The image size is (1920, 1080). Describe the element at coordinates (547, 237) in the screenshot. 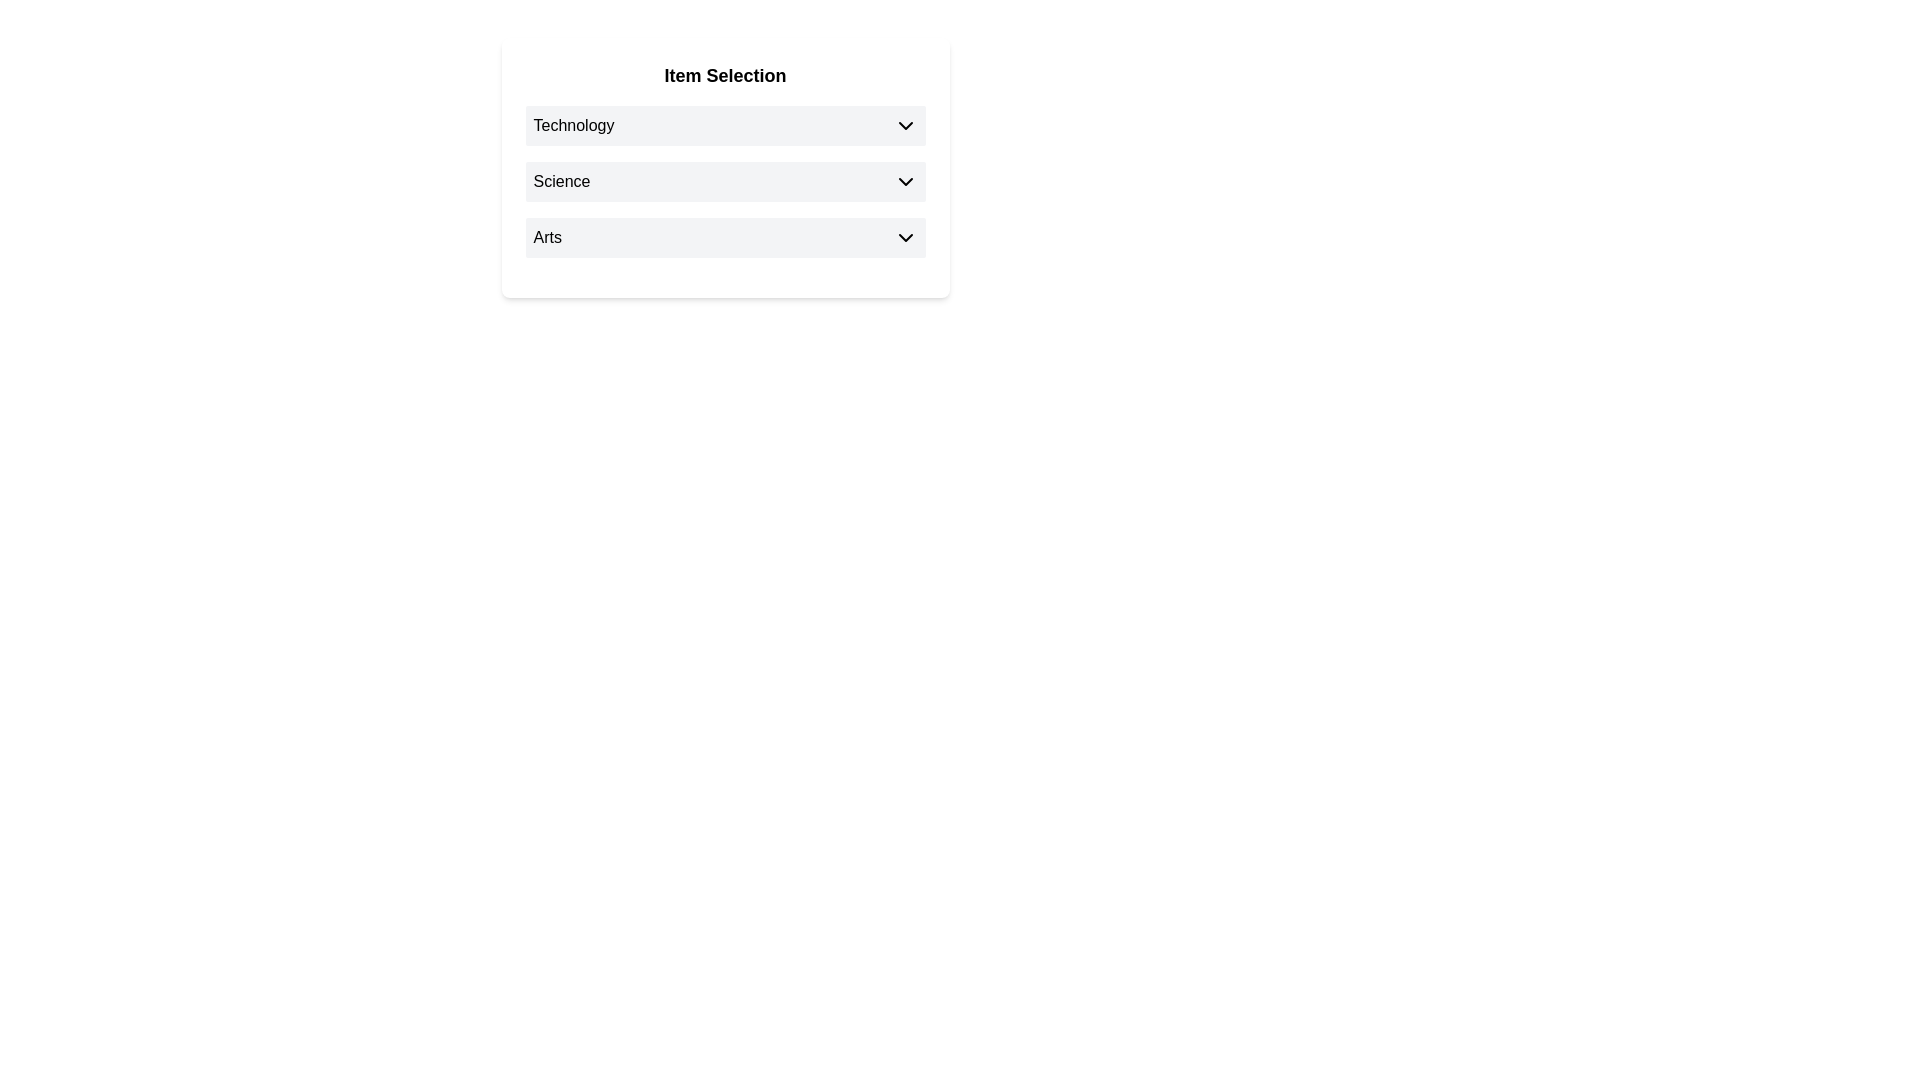

I see `the 'Arts' label in the third row` at that location.